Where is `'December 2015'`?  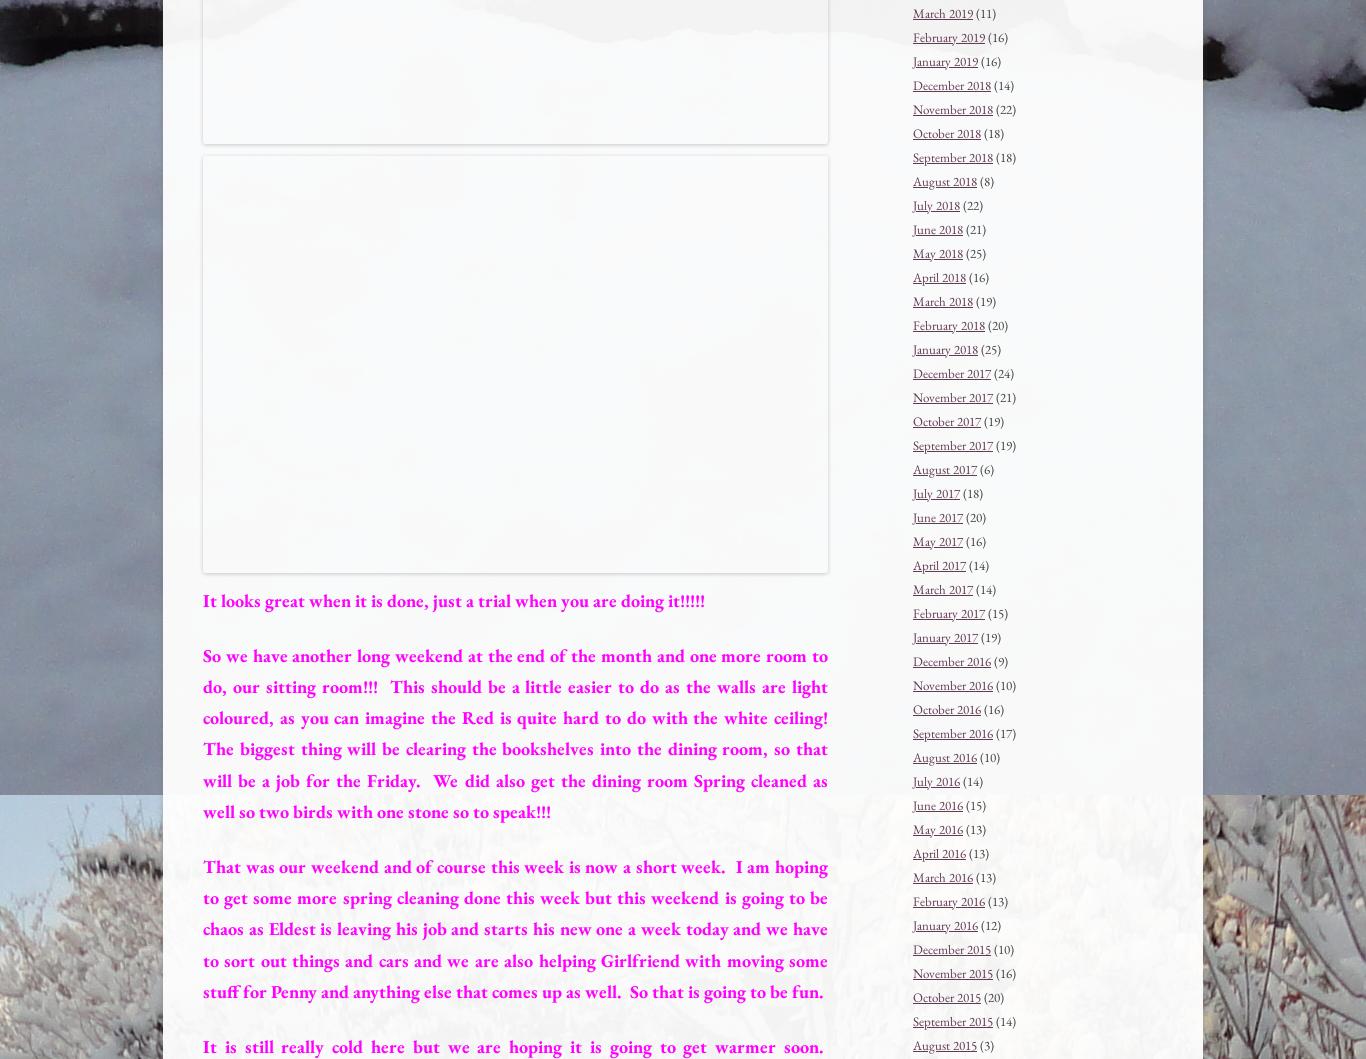 'December 2015' is located at coordinates (951, 948).